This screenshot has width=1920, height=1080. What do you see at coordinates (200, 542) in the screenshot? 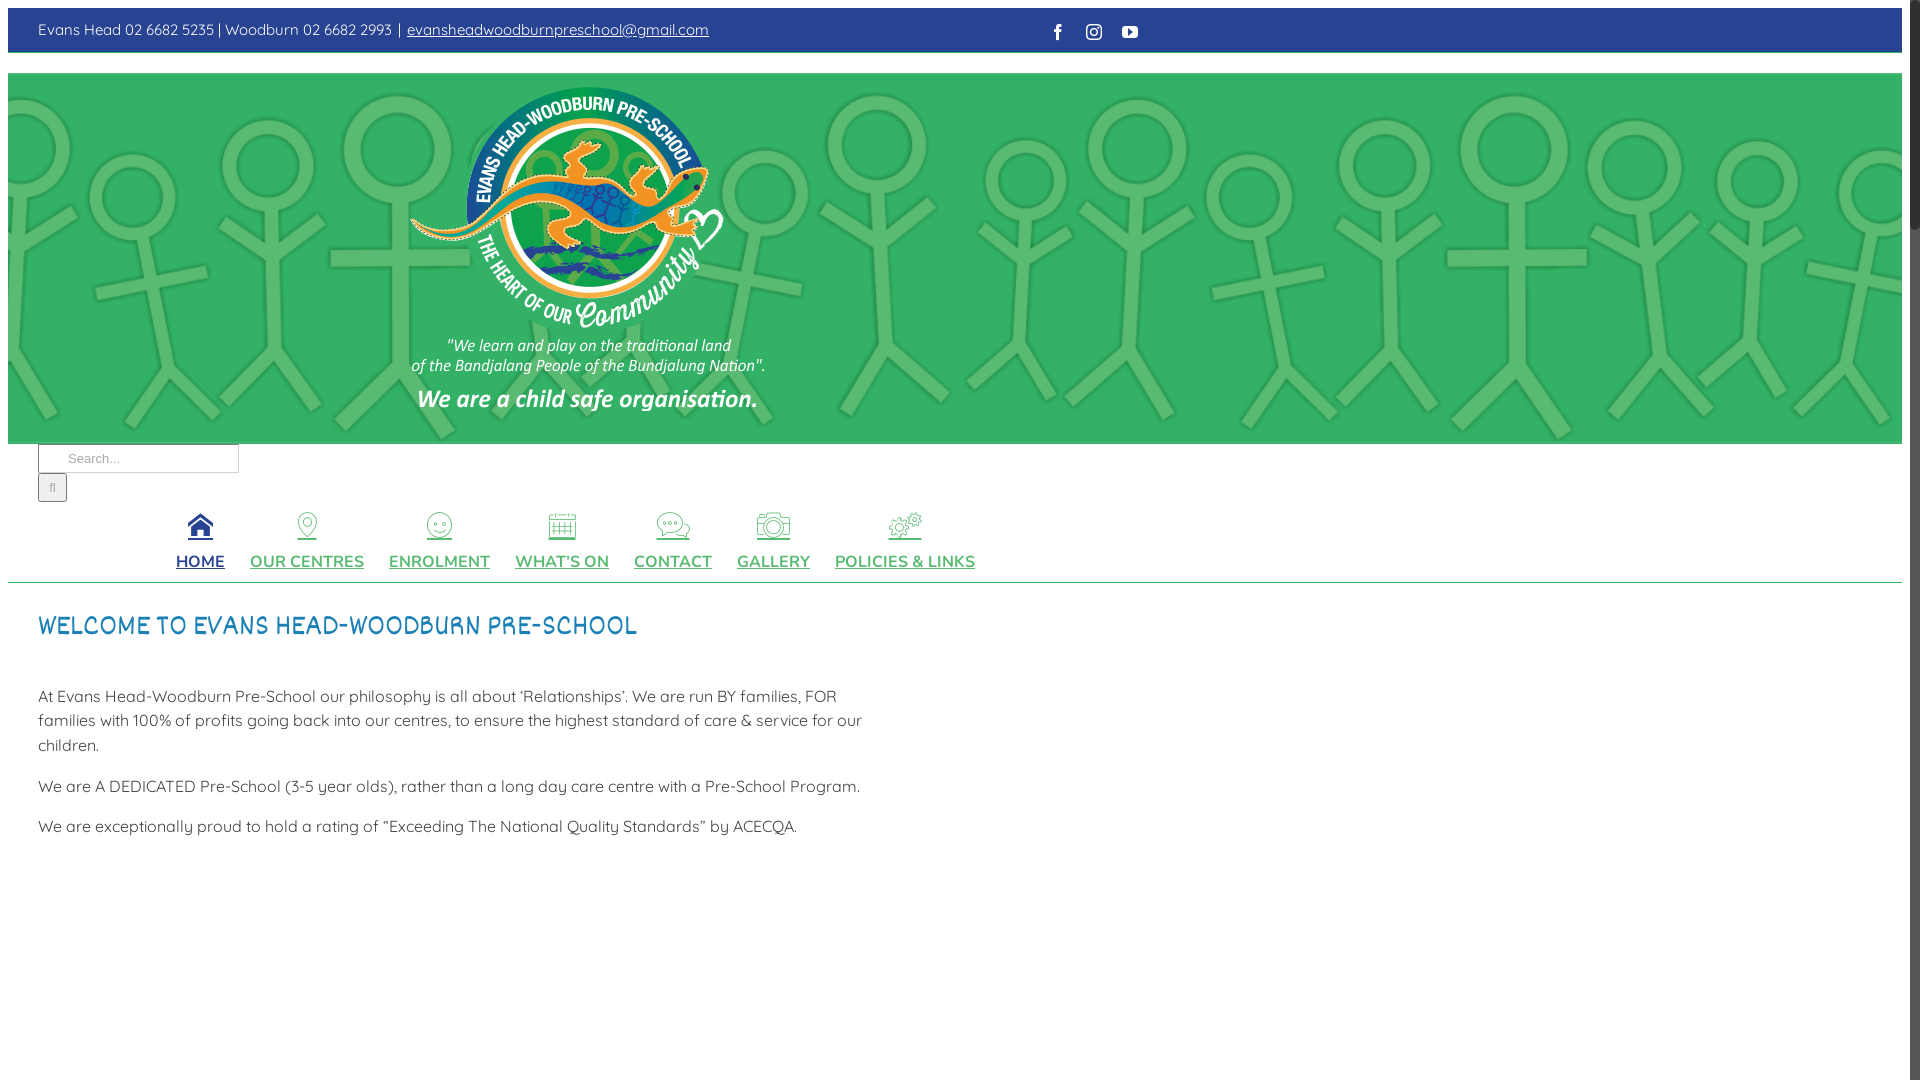
I see `'HOME'` at bounding box center [200, 542].